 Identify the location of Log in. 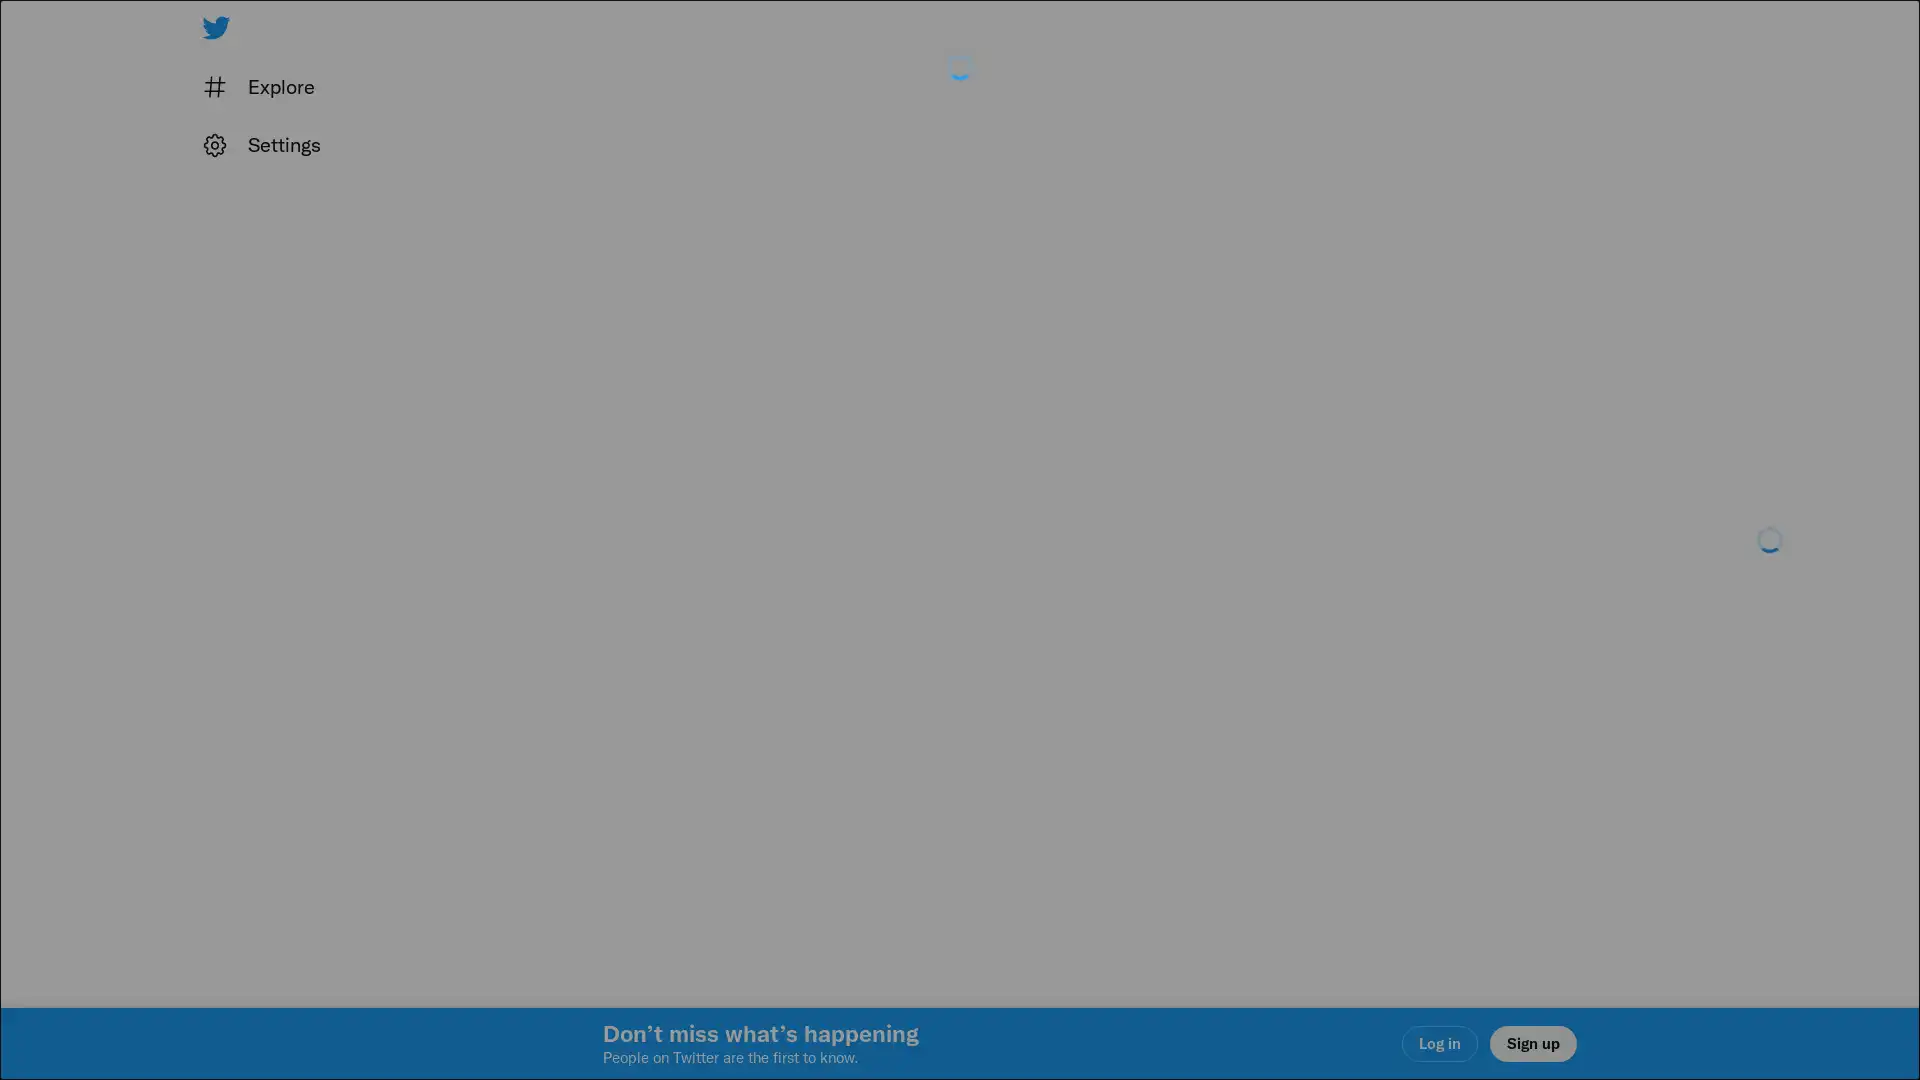
(1200, 681).